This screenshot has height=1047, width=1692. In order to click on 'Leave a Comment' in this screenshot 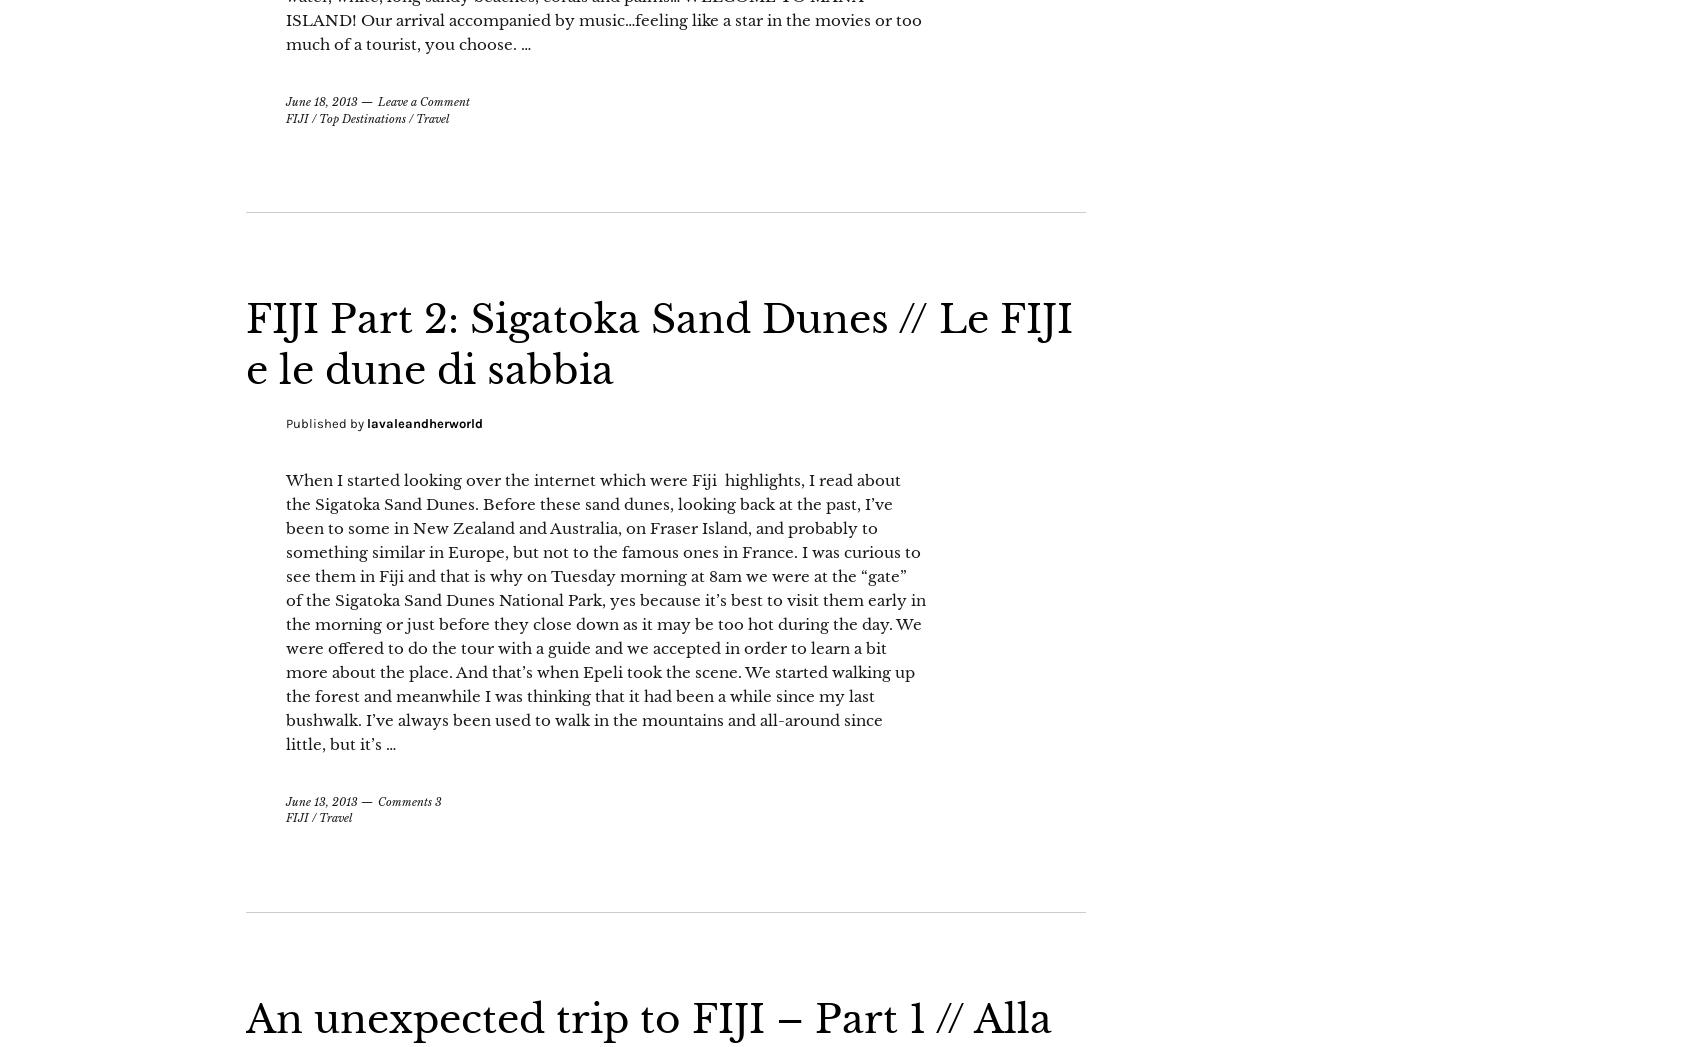, I will do `click(423, 152)`.